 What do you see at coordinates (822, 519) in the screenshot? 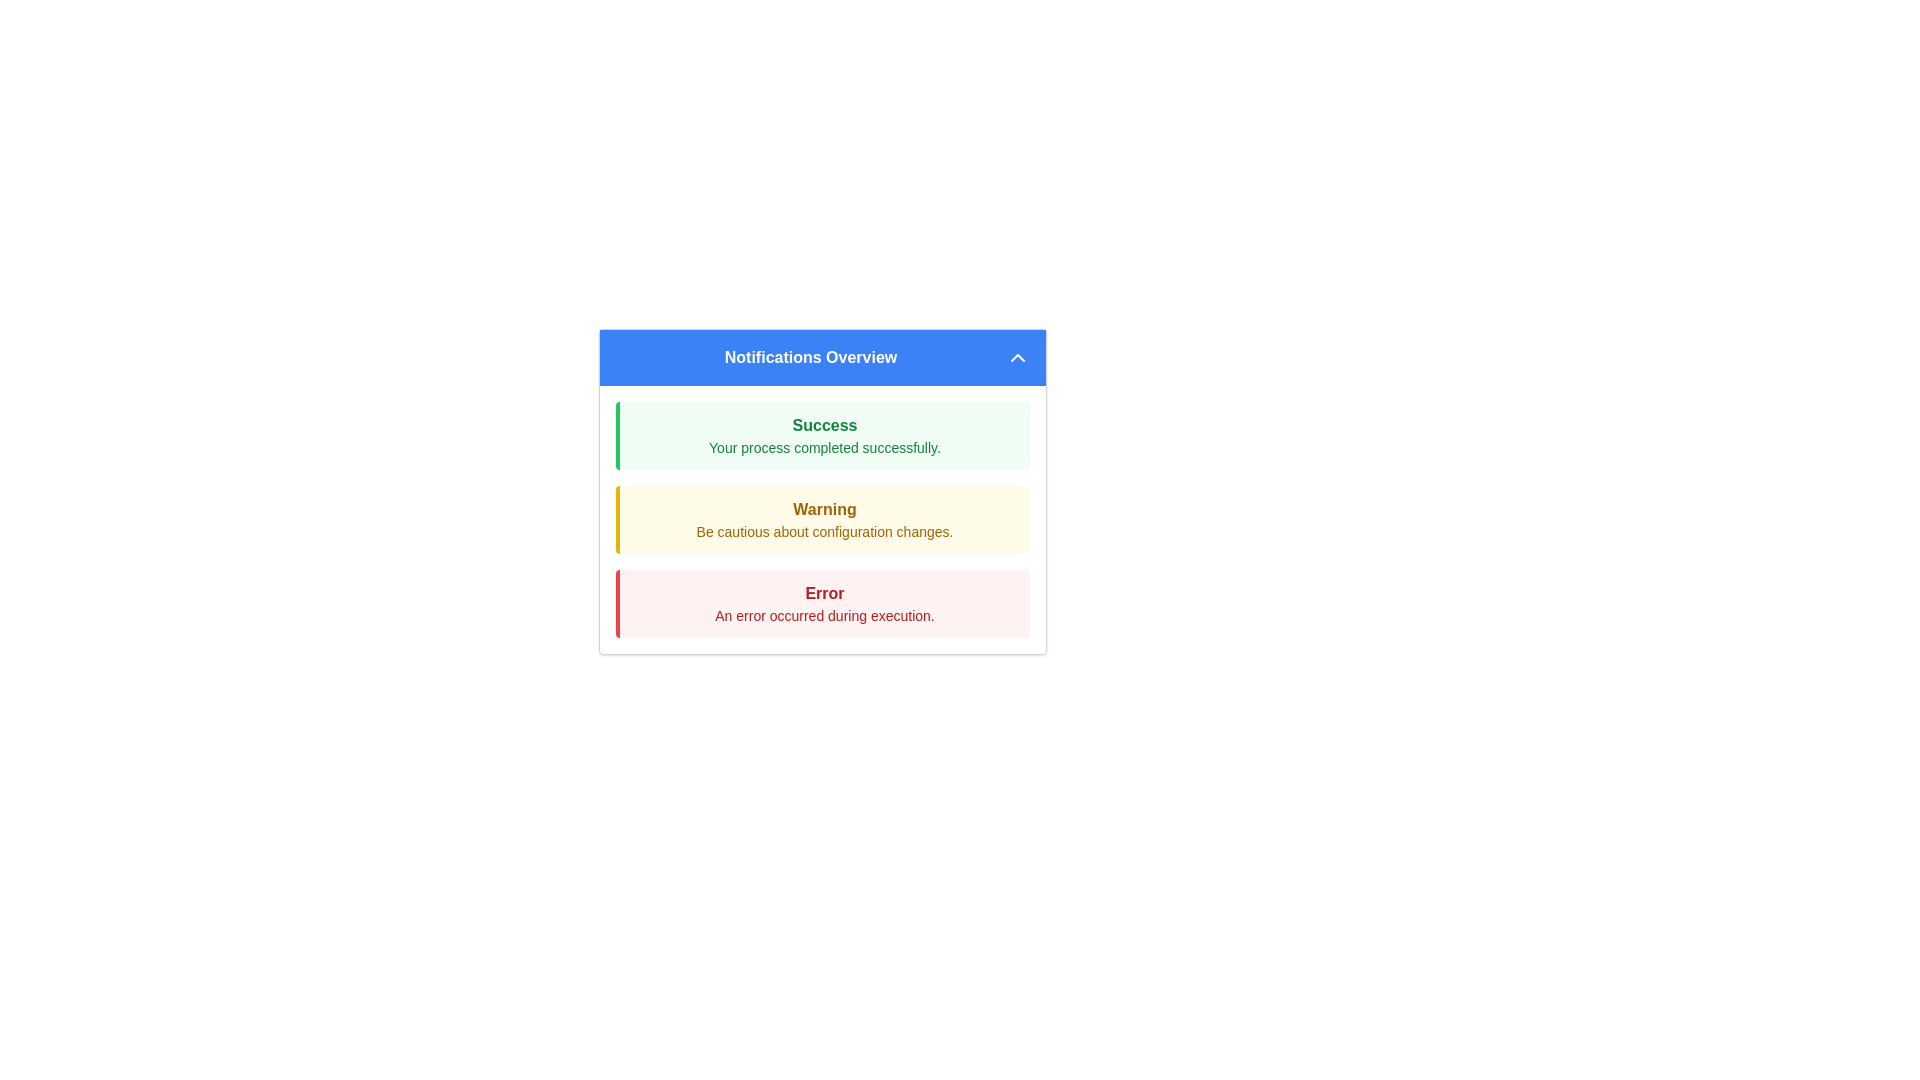
I see `warning message from the notification box with a yellow left border and a light yellow background, titled 'Warning' with a subtitle 'Be cautious about configuration changes.'` at bounding box center [822, 519].